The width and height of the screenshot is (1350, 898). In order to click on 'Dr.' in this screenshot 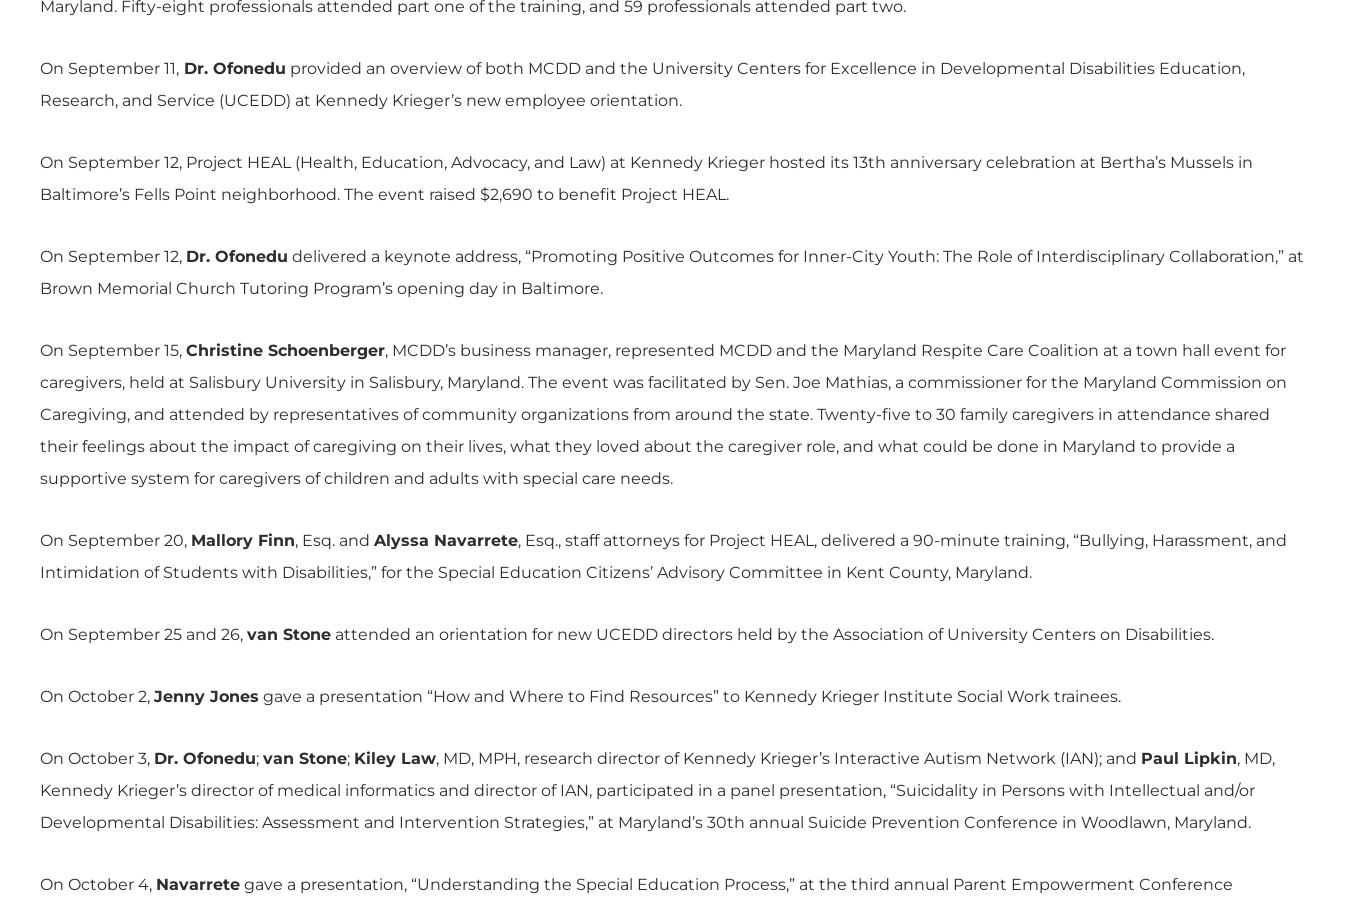, I will do `click(196, 67)`.